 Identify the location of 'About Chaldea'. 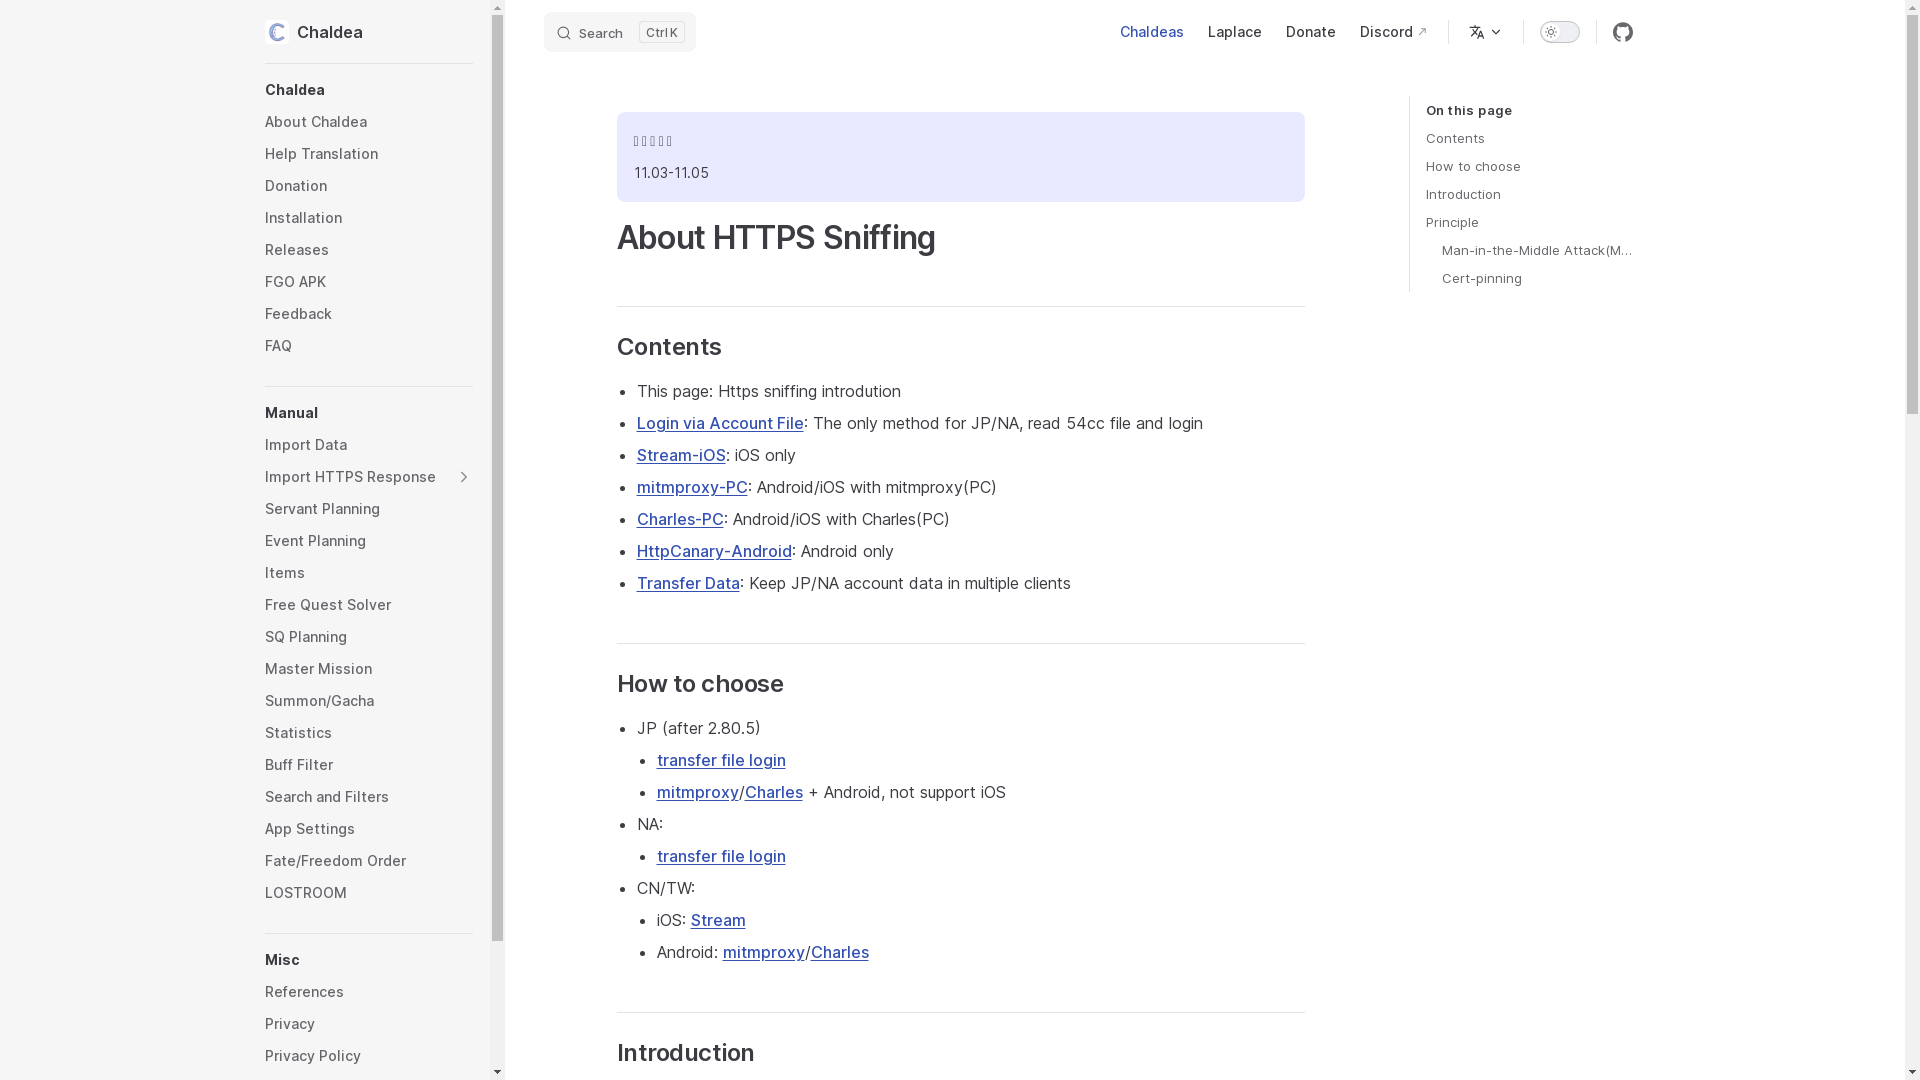
(368, 122).